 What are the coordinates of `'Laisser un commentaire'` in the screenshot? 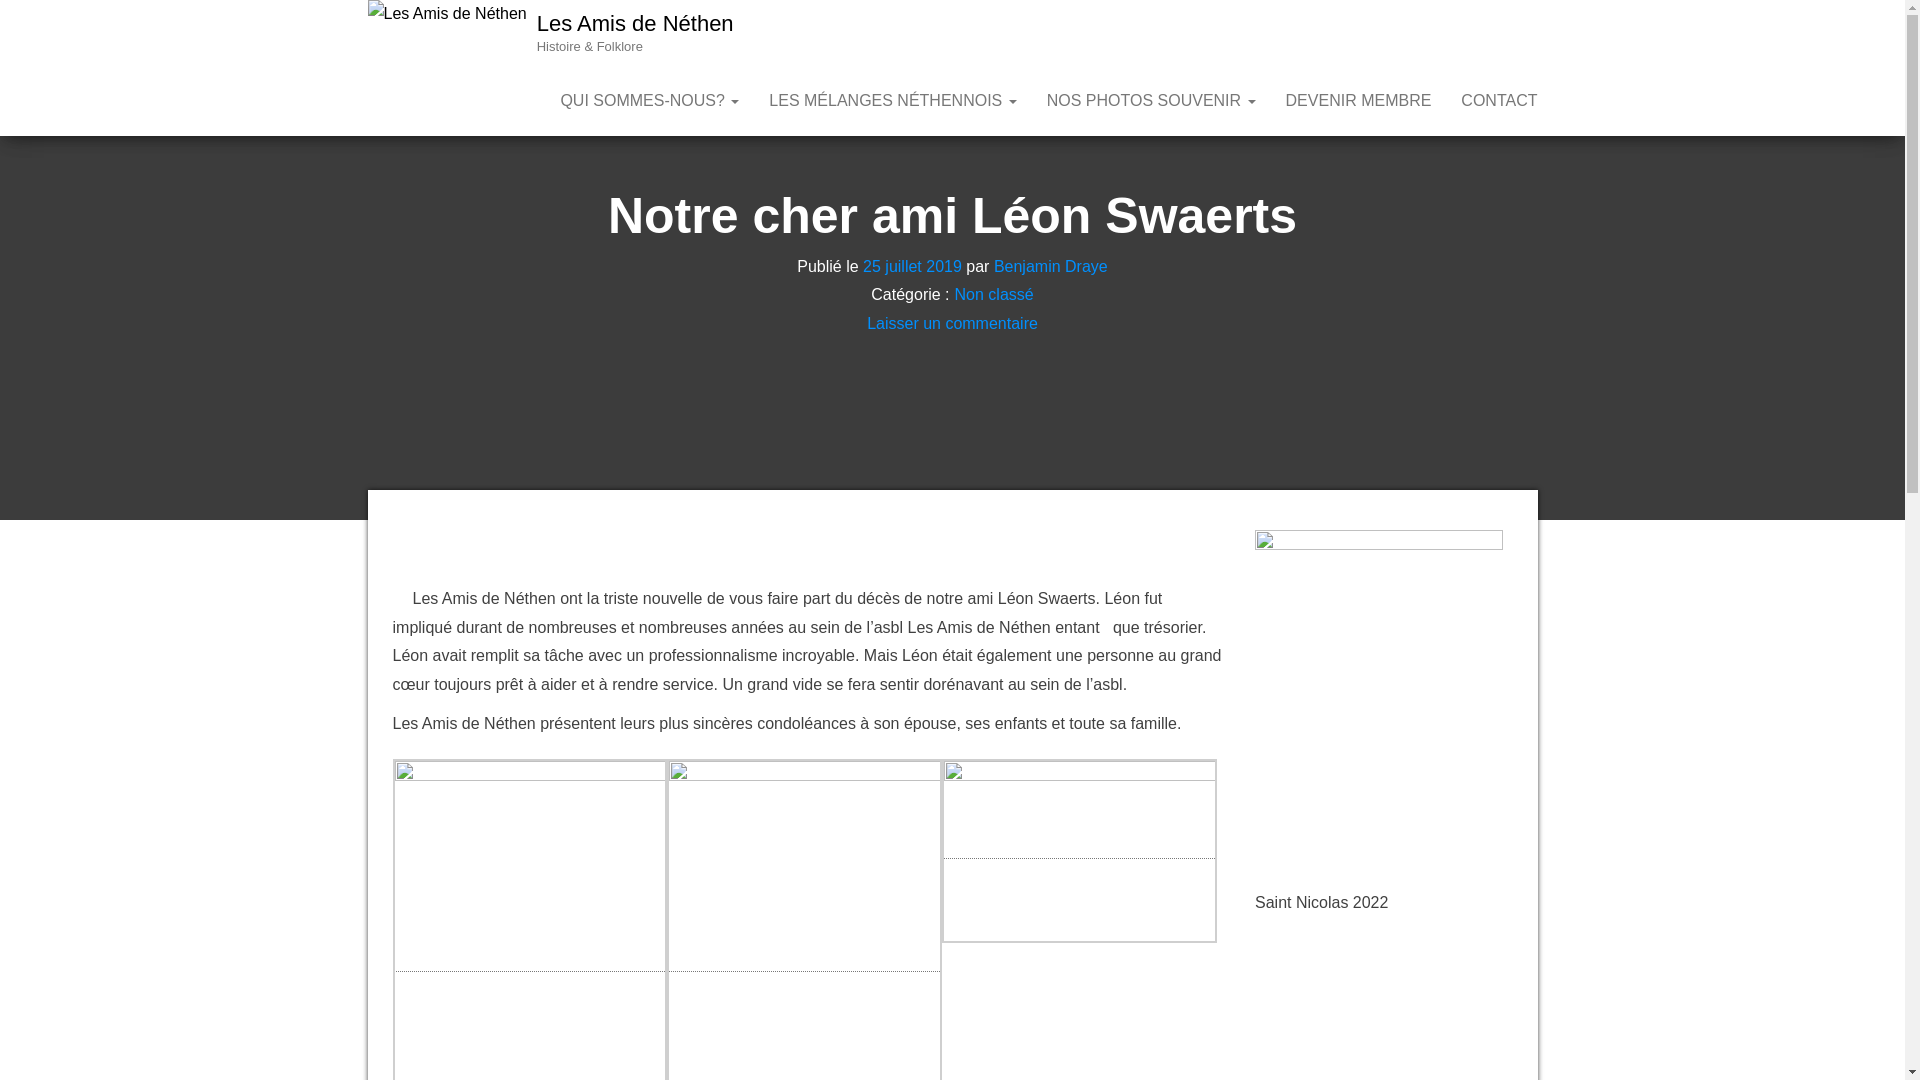 It's located at (951, 322).